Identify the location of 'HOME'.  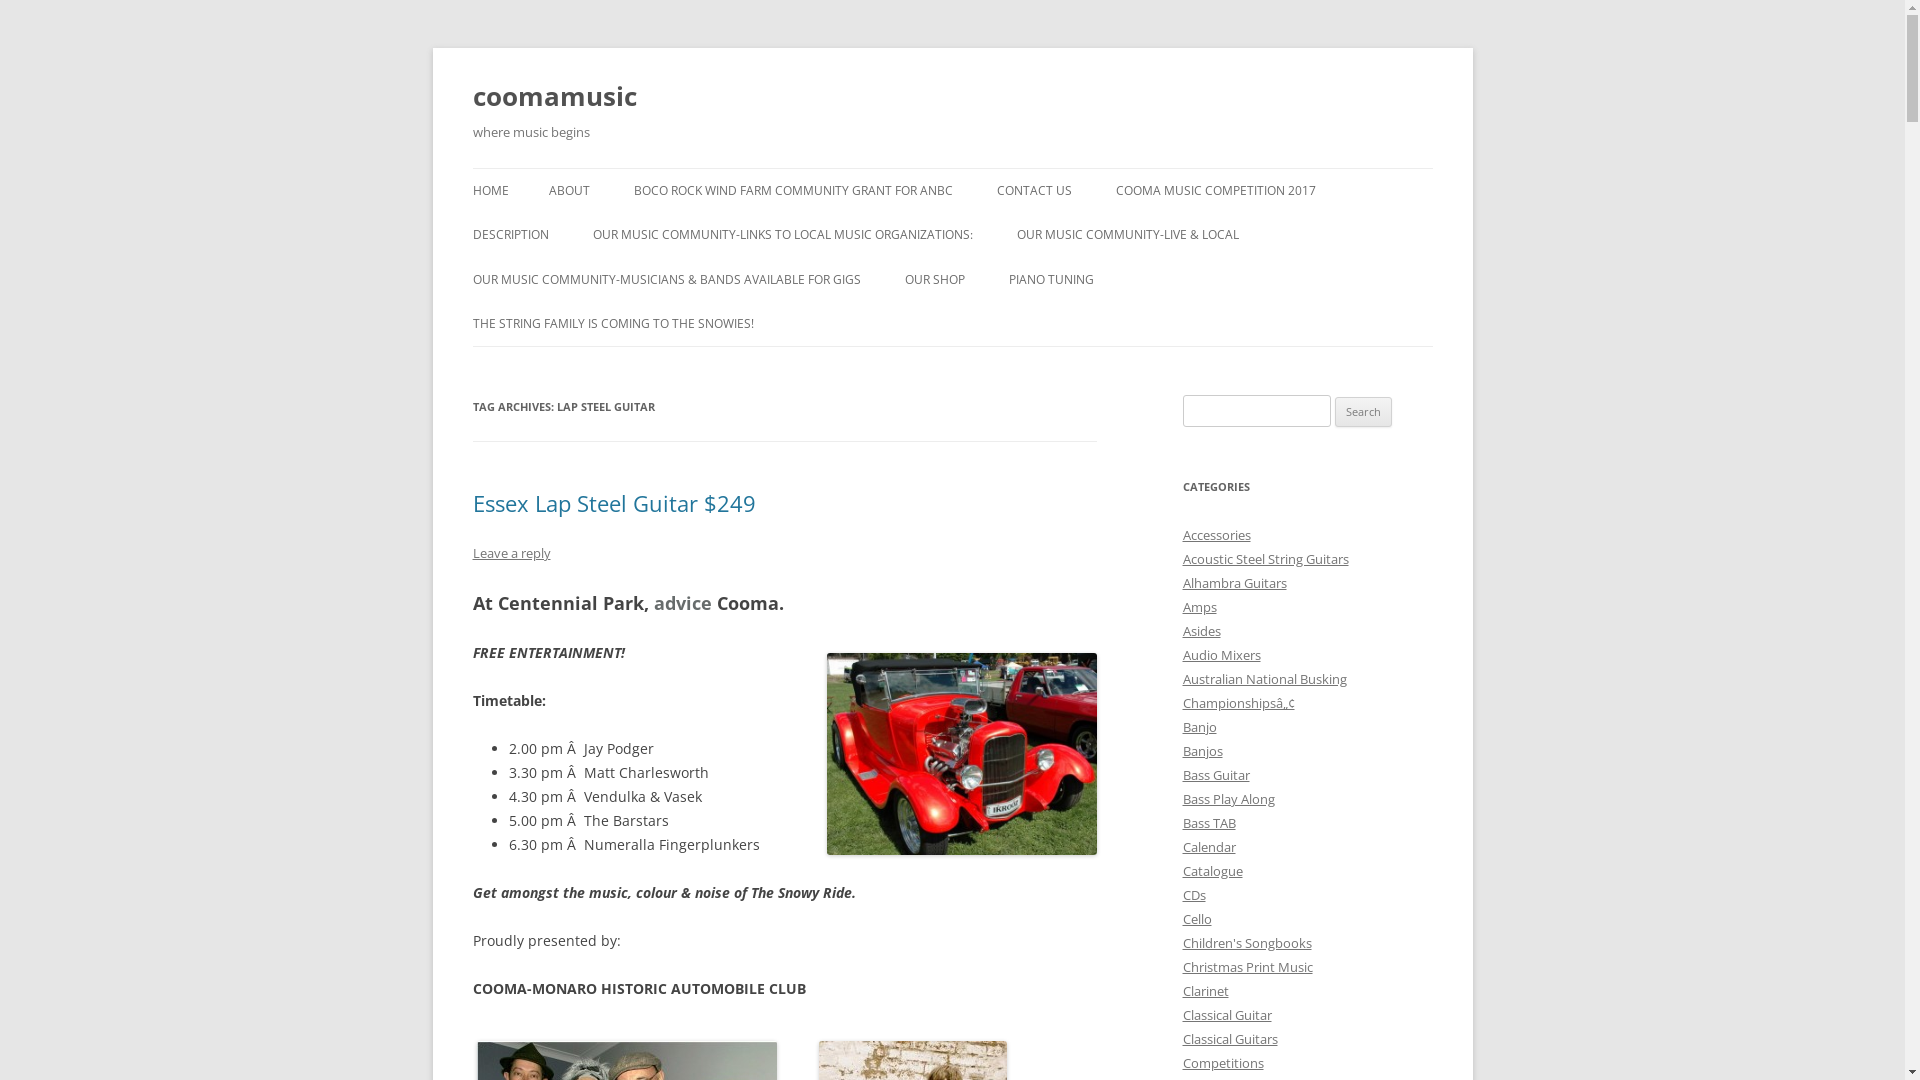
(489, 191).